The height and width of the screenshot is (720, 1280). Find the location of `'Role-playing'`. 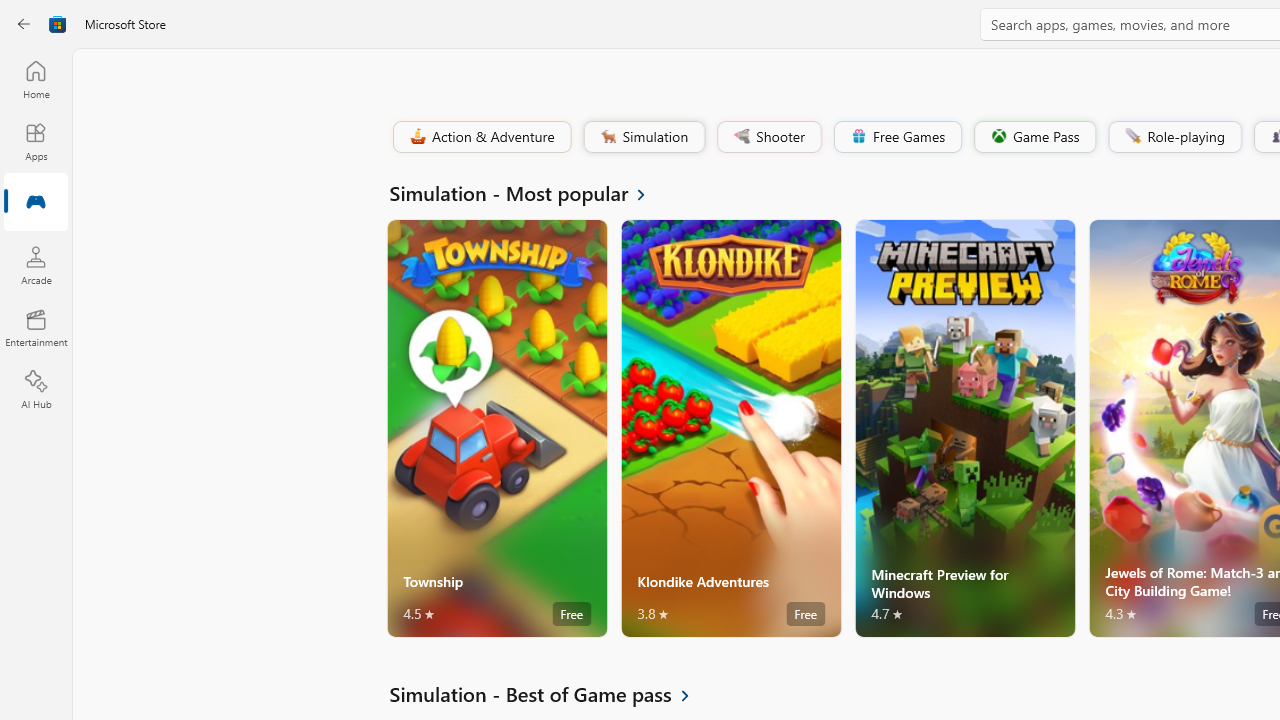

'Role-playing' is located at coordinates (1175, 135).